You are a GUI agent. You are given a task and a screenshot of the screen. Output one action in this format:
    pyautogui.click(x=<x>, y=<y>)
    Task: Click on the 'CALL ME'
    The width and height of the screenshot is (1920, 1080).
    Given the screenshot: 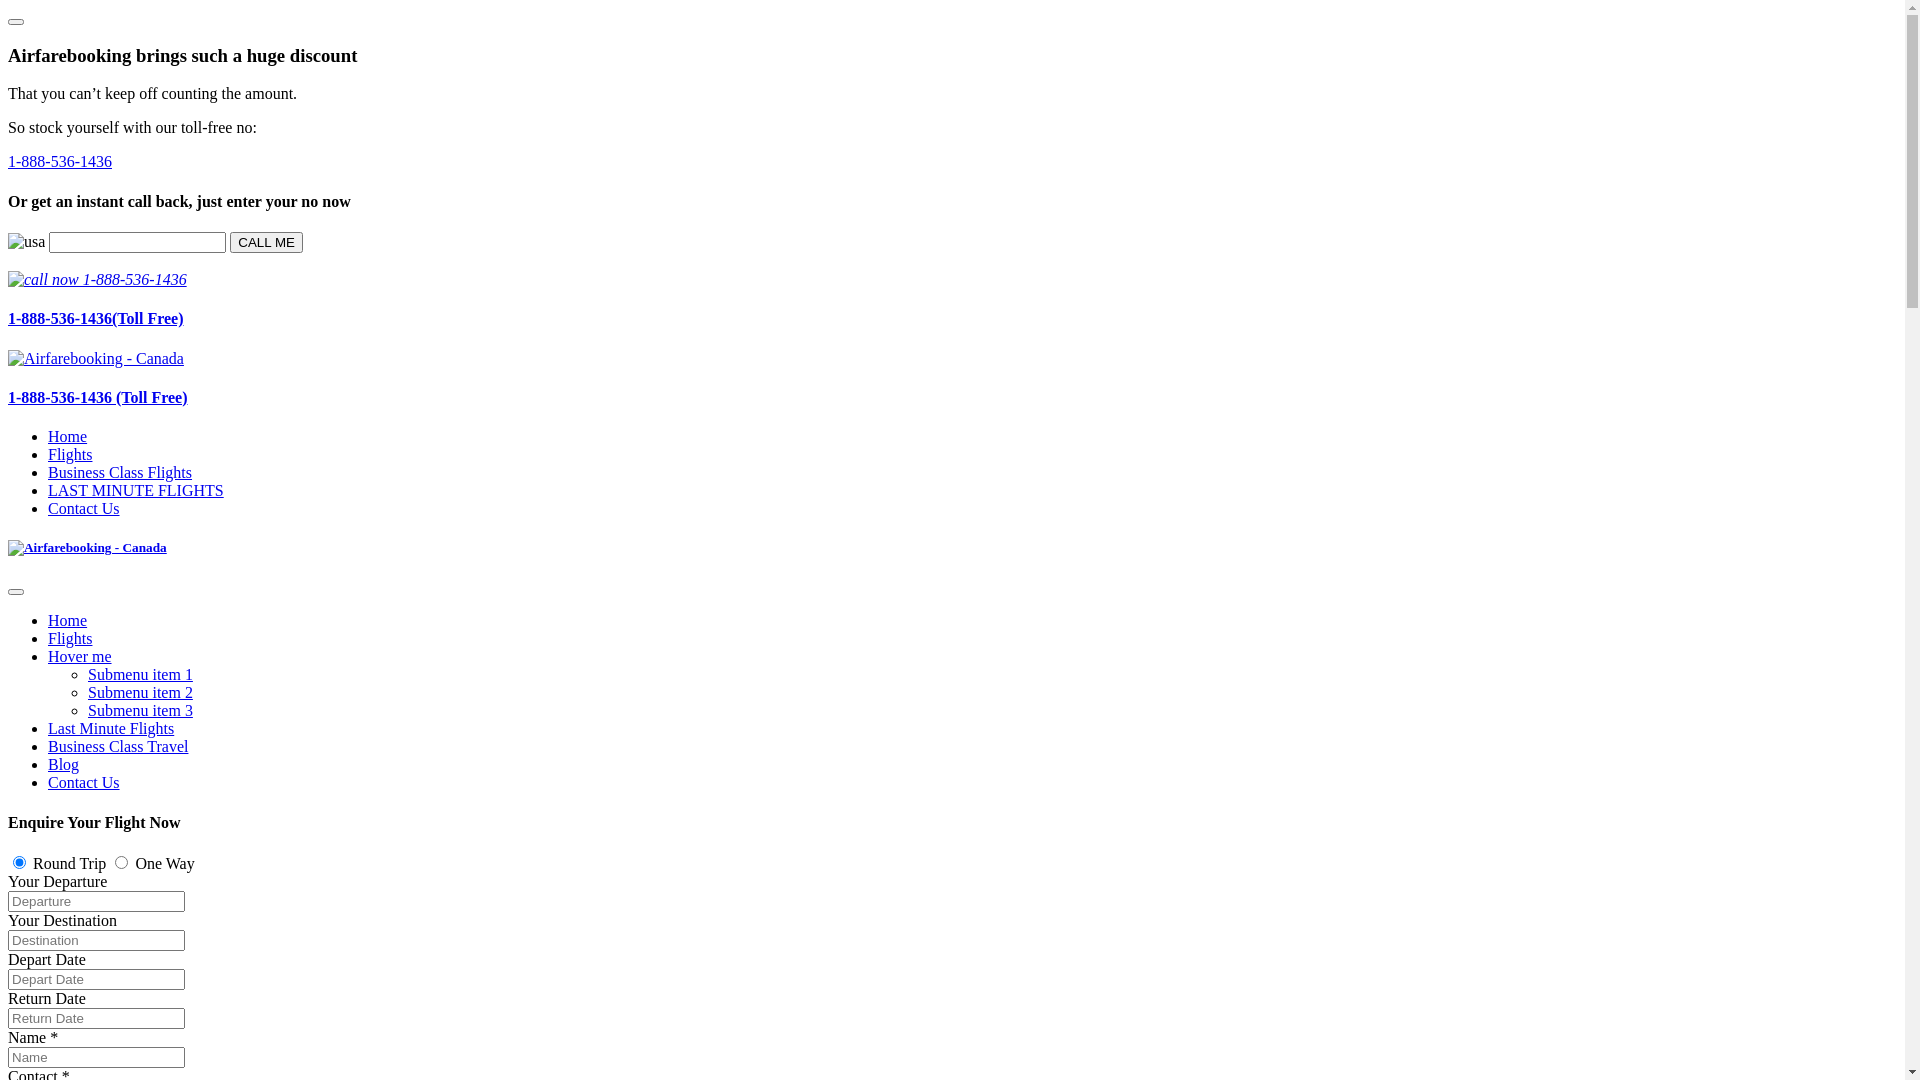 What is the action you would take?
    pyautogui.click(x=265, y=241)
    